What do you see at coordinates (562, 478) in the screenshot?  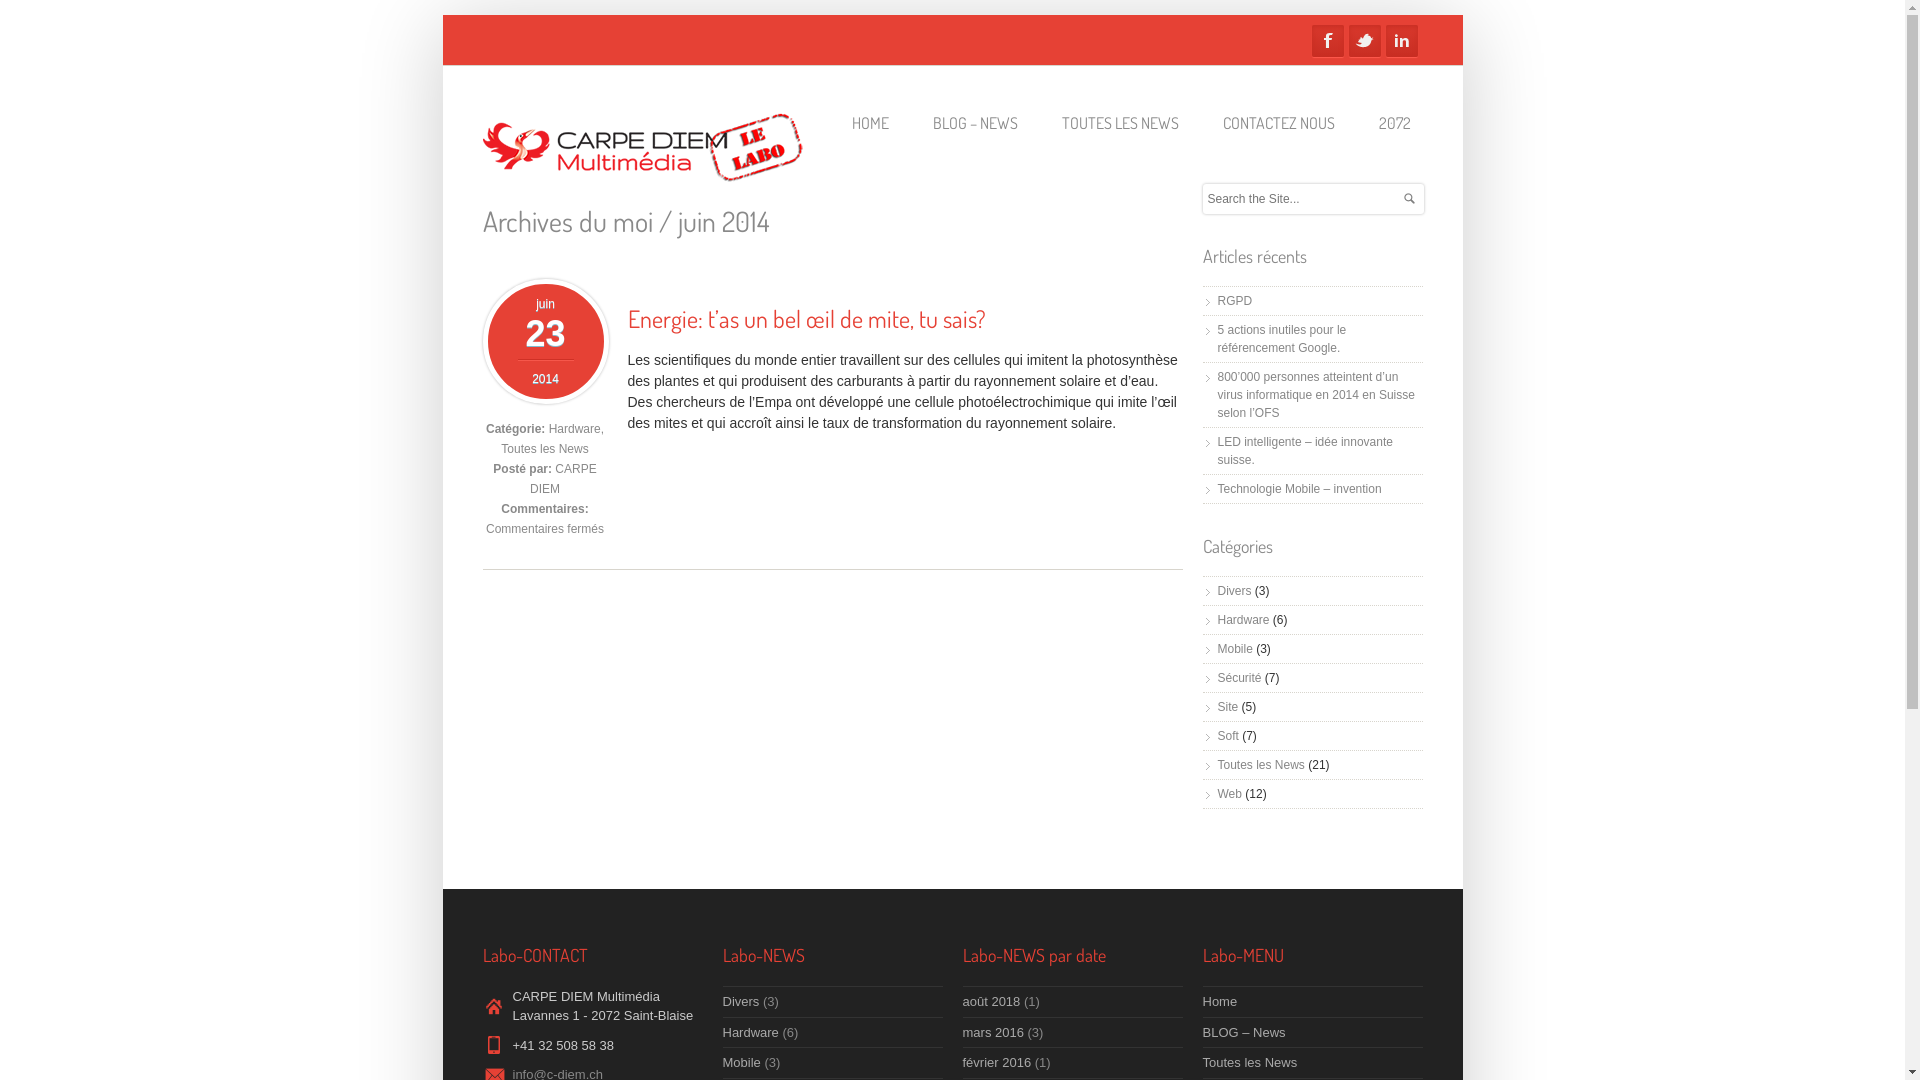 I see `'CARPE DIEM'` at bounding box center [562, 478].